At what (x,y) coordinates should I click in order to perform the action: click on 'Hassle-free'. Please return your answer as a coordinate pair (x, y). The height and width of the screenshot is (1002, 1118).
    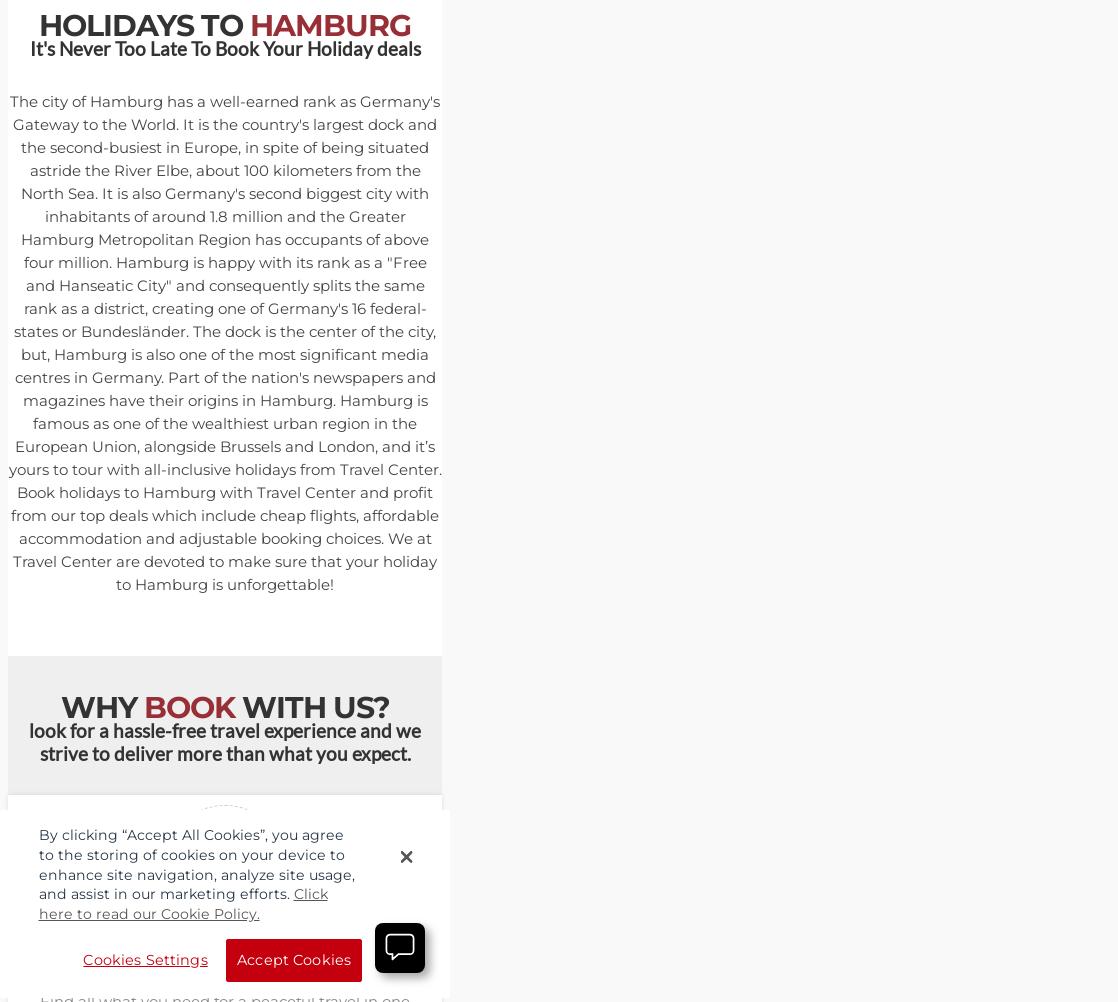
    Looking at the image, I should click on (171, 957).